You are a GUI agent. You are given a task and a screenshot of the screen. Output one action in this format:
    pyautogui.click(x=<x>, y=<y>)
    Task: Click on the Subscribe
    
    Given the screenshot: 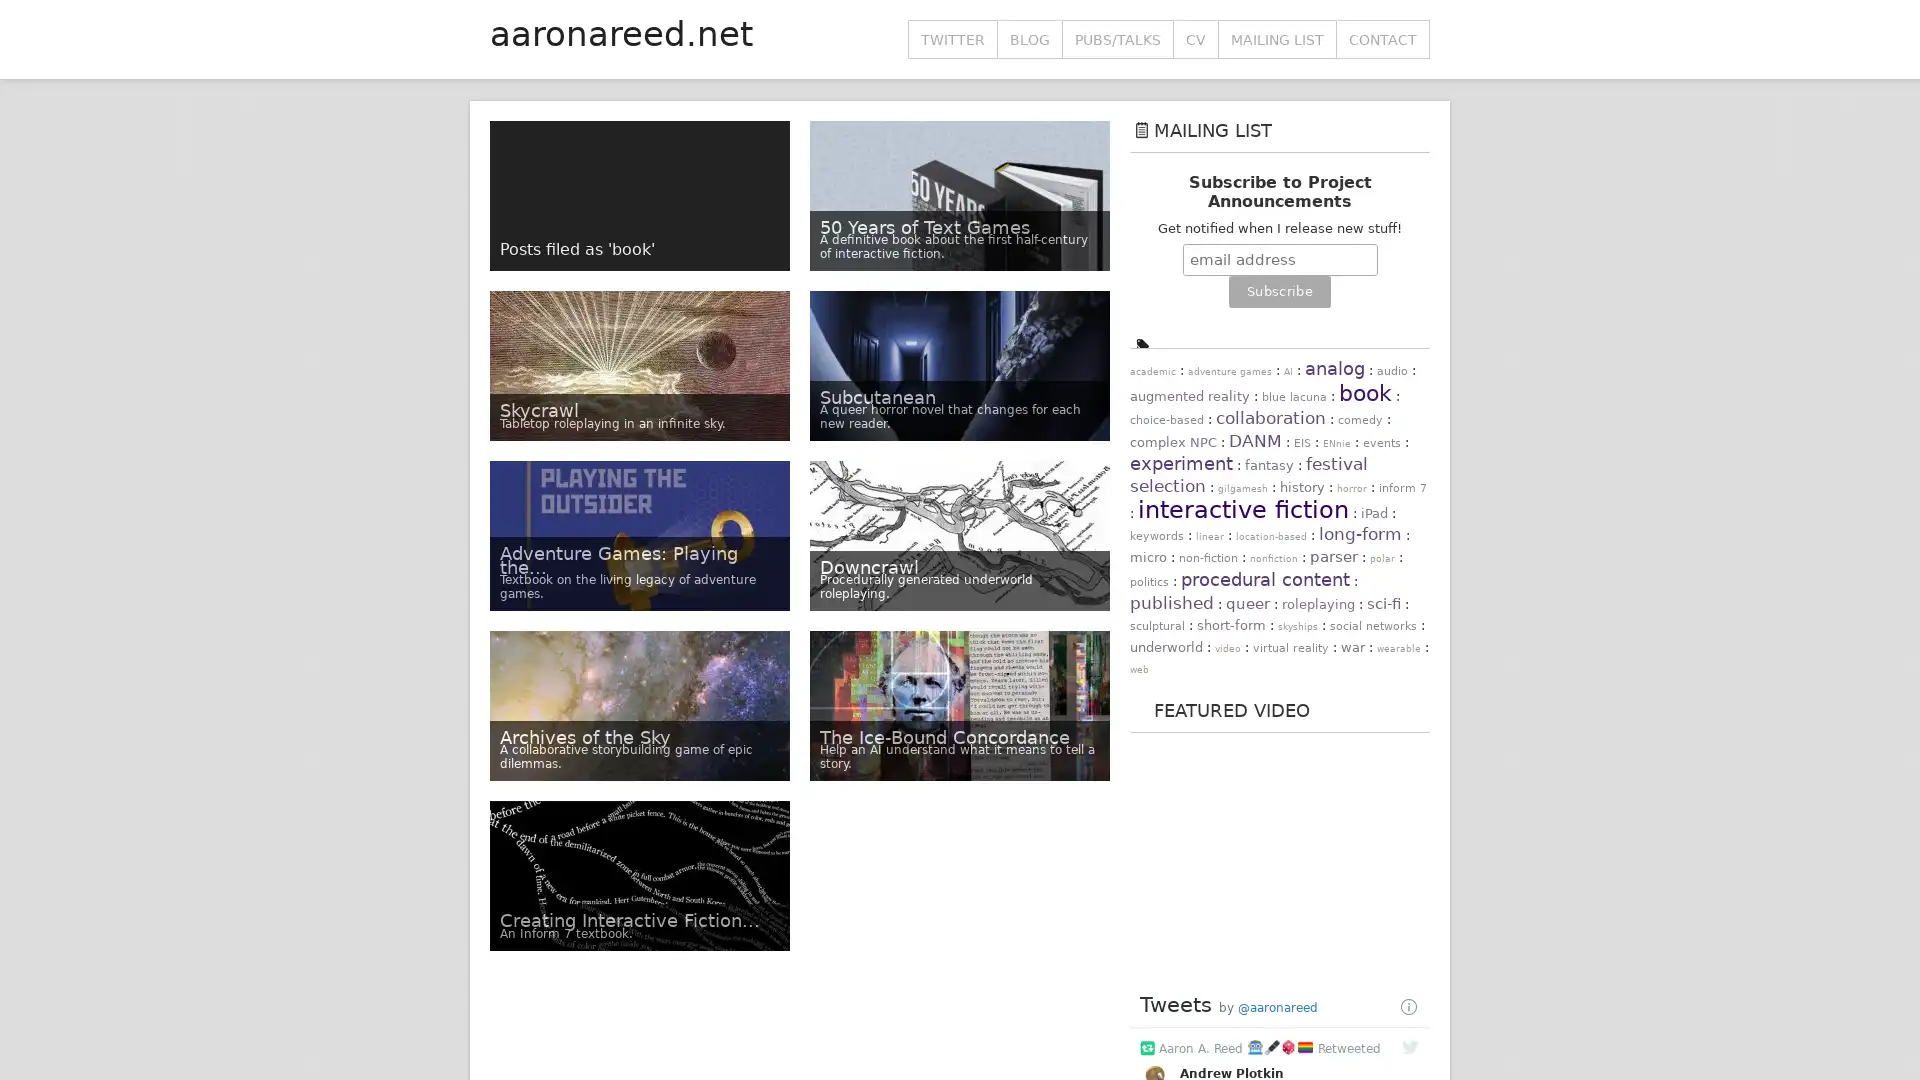 What is the action you would take?
    pyautogui.click(x=1278, y=292)
    